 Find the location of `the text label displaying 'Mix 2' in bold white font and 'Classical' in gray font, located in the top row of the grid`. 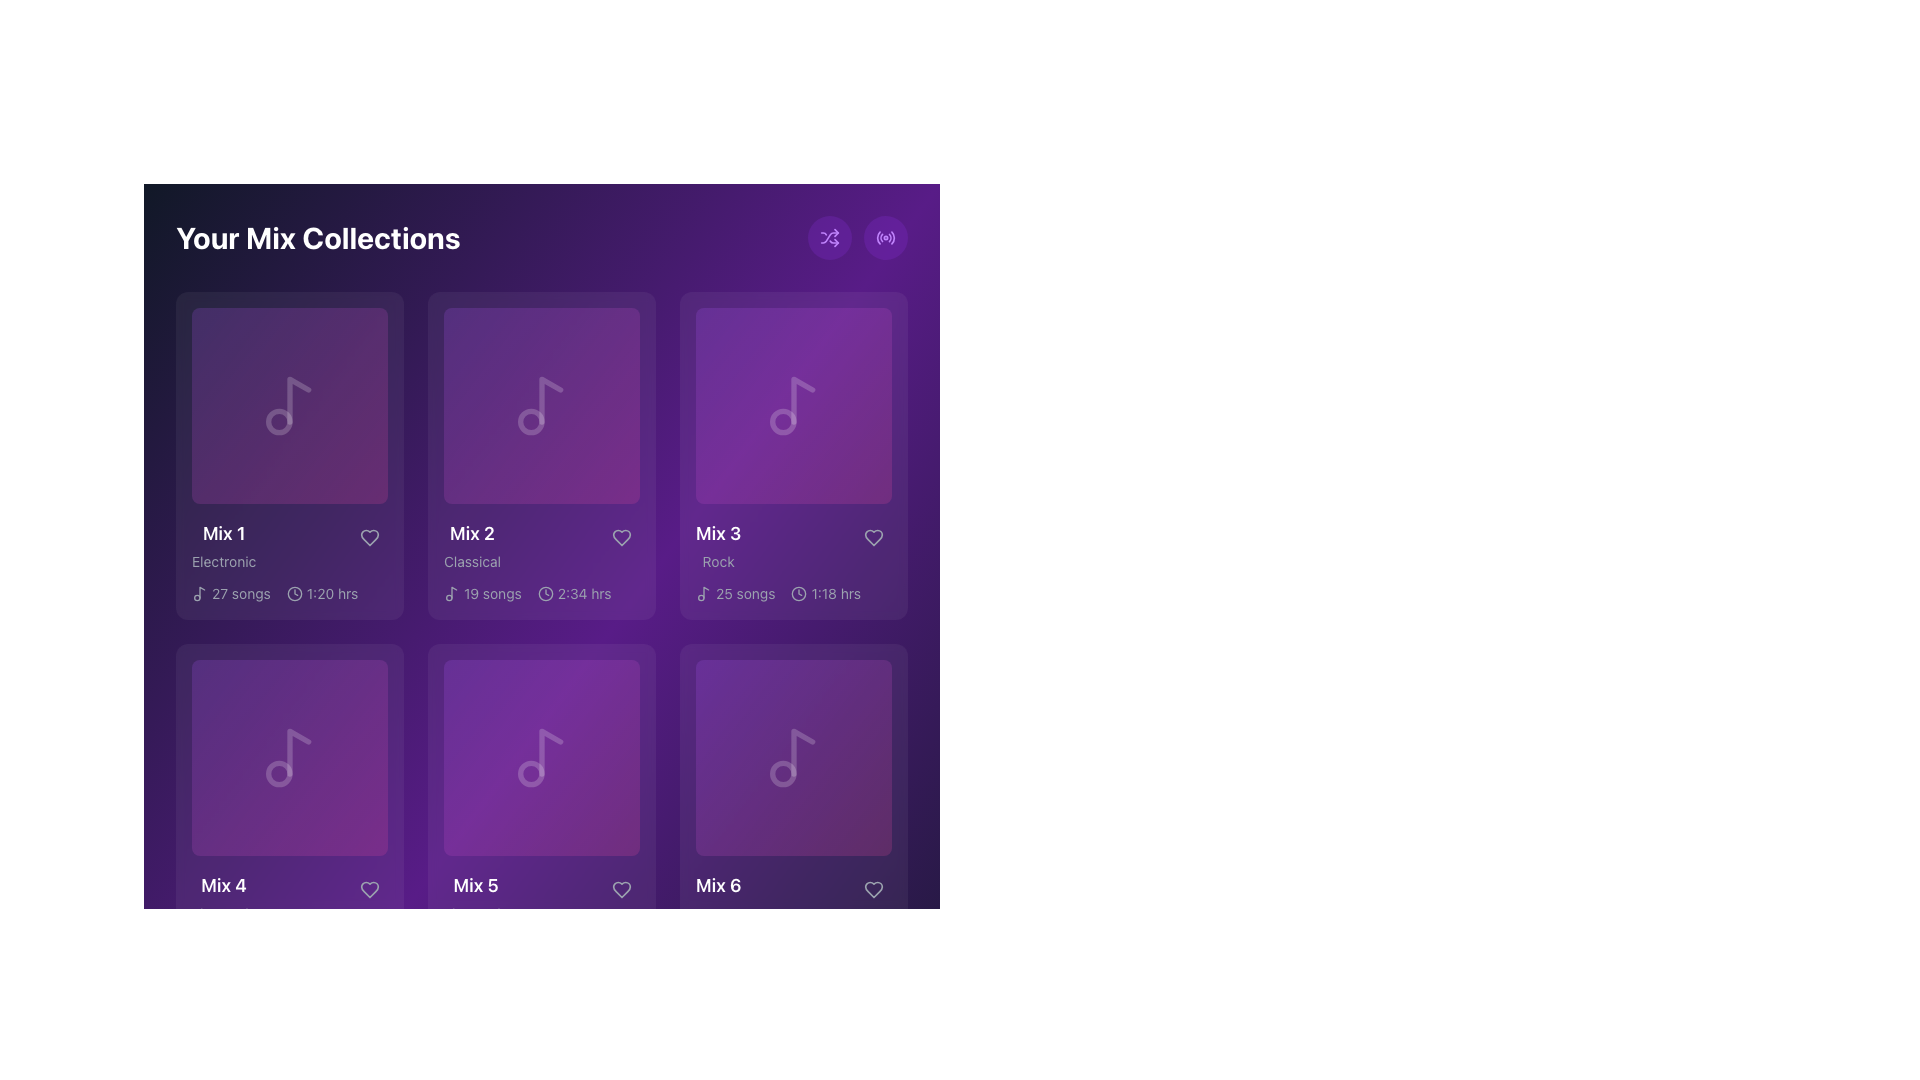

the text label displaying 'Mix 2' in bold white font and 'Classical' in gray font, located in the top row of the grid is located at coordinates (471, 546).